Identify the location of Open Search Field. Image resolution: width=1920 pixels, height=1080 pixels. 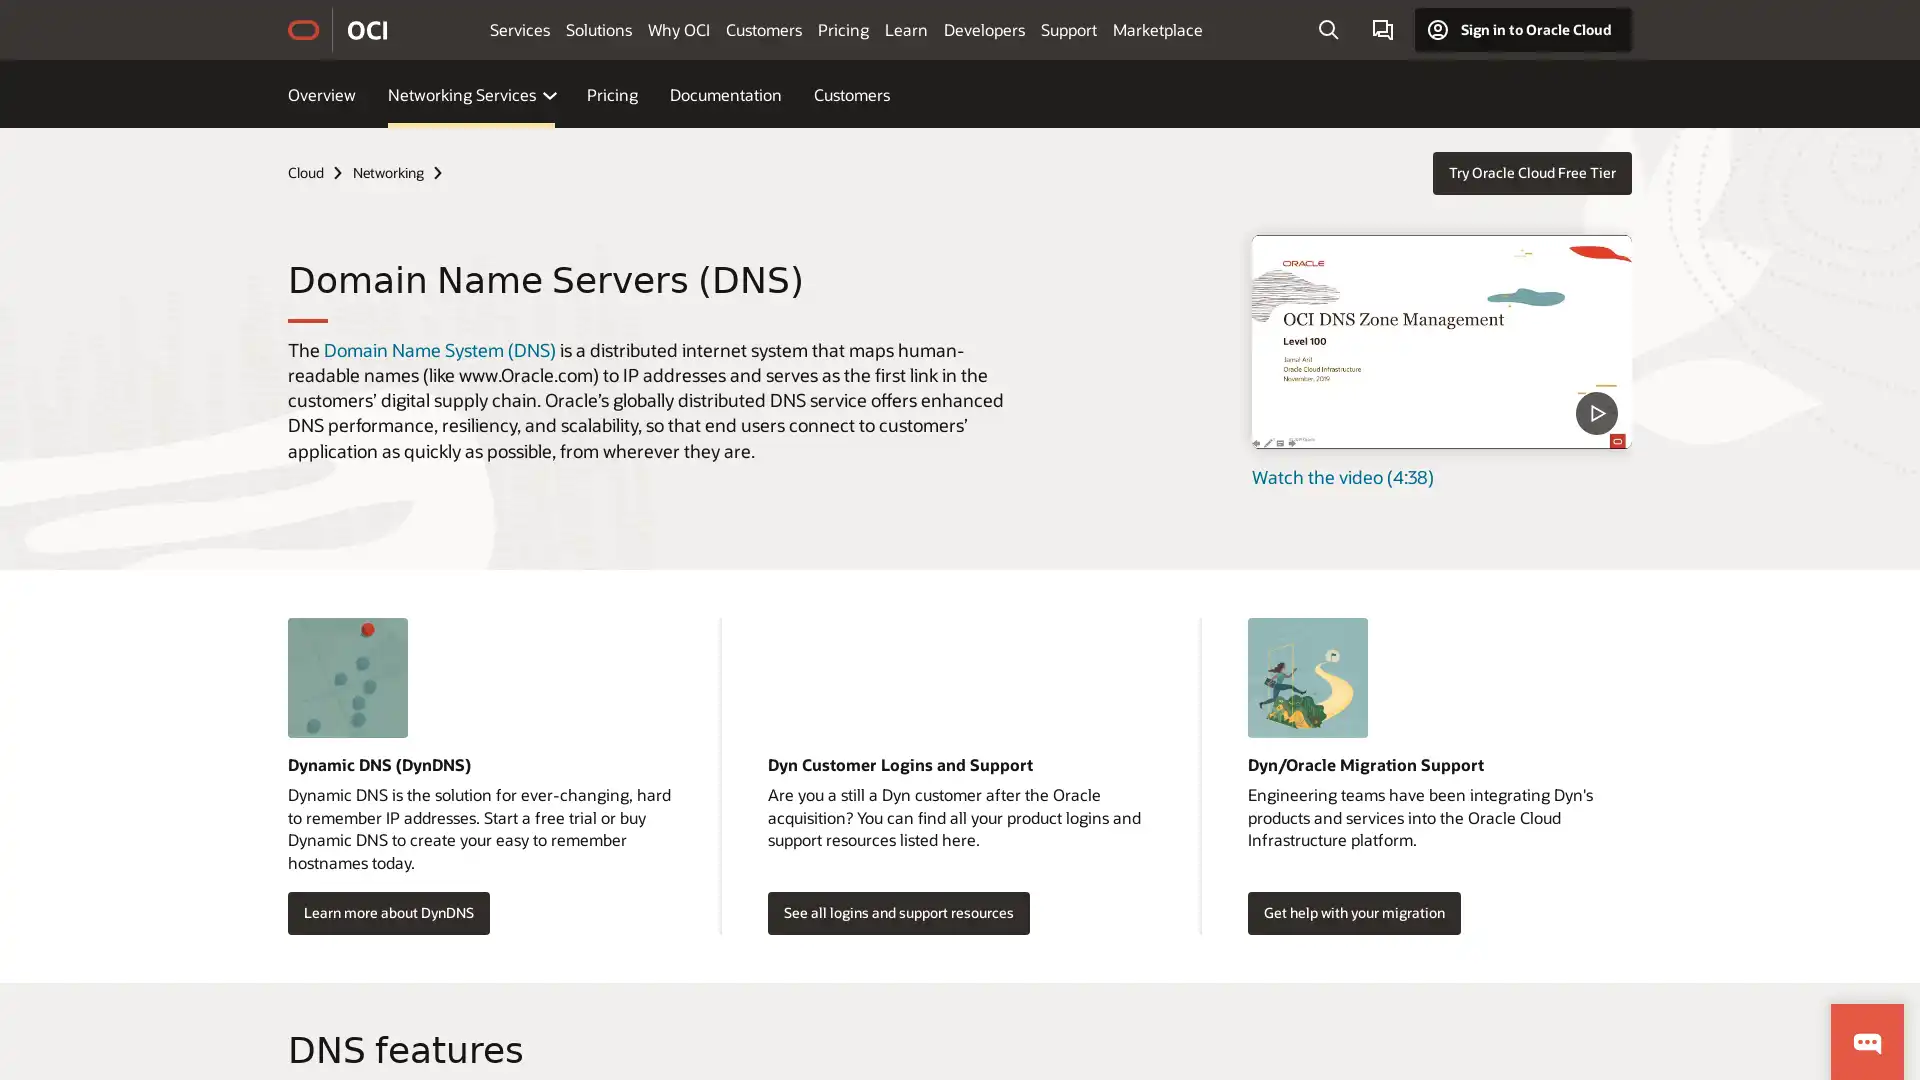
(1328, 30).